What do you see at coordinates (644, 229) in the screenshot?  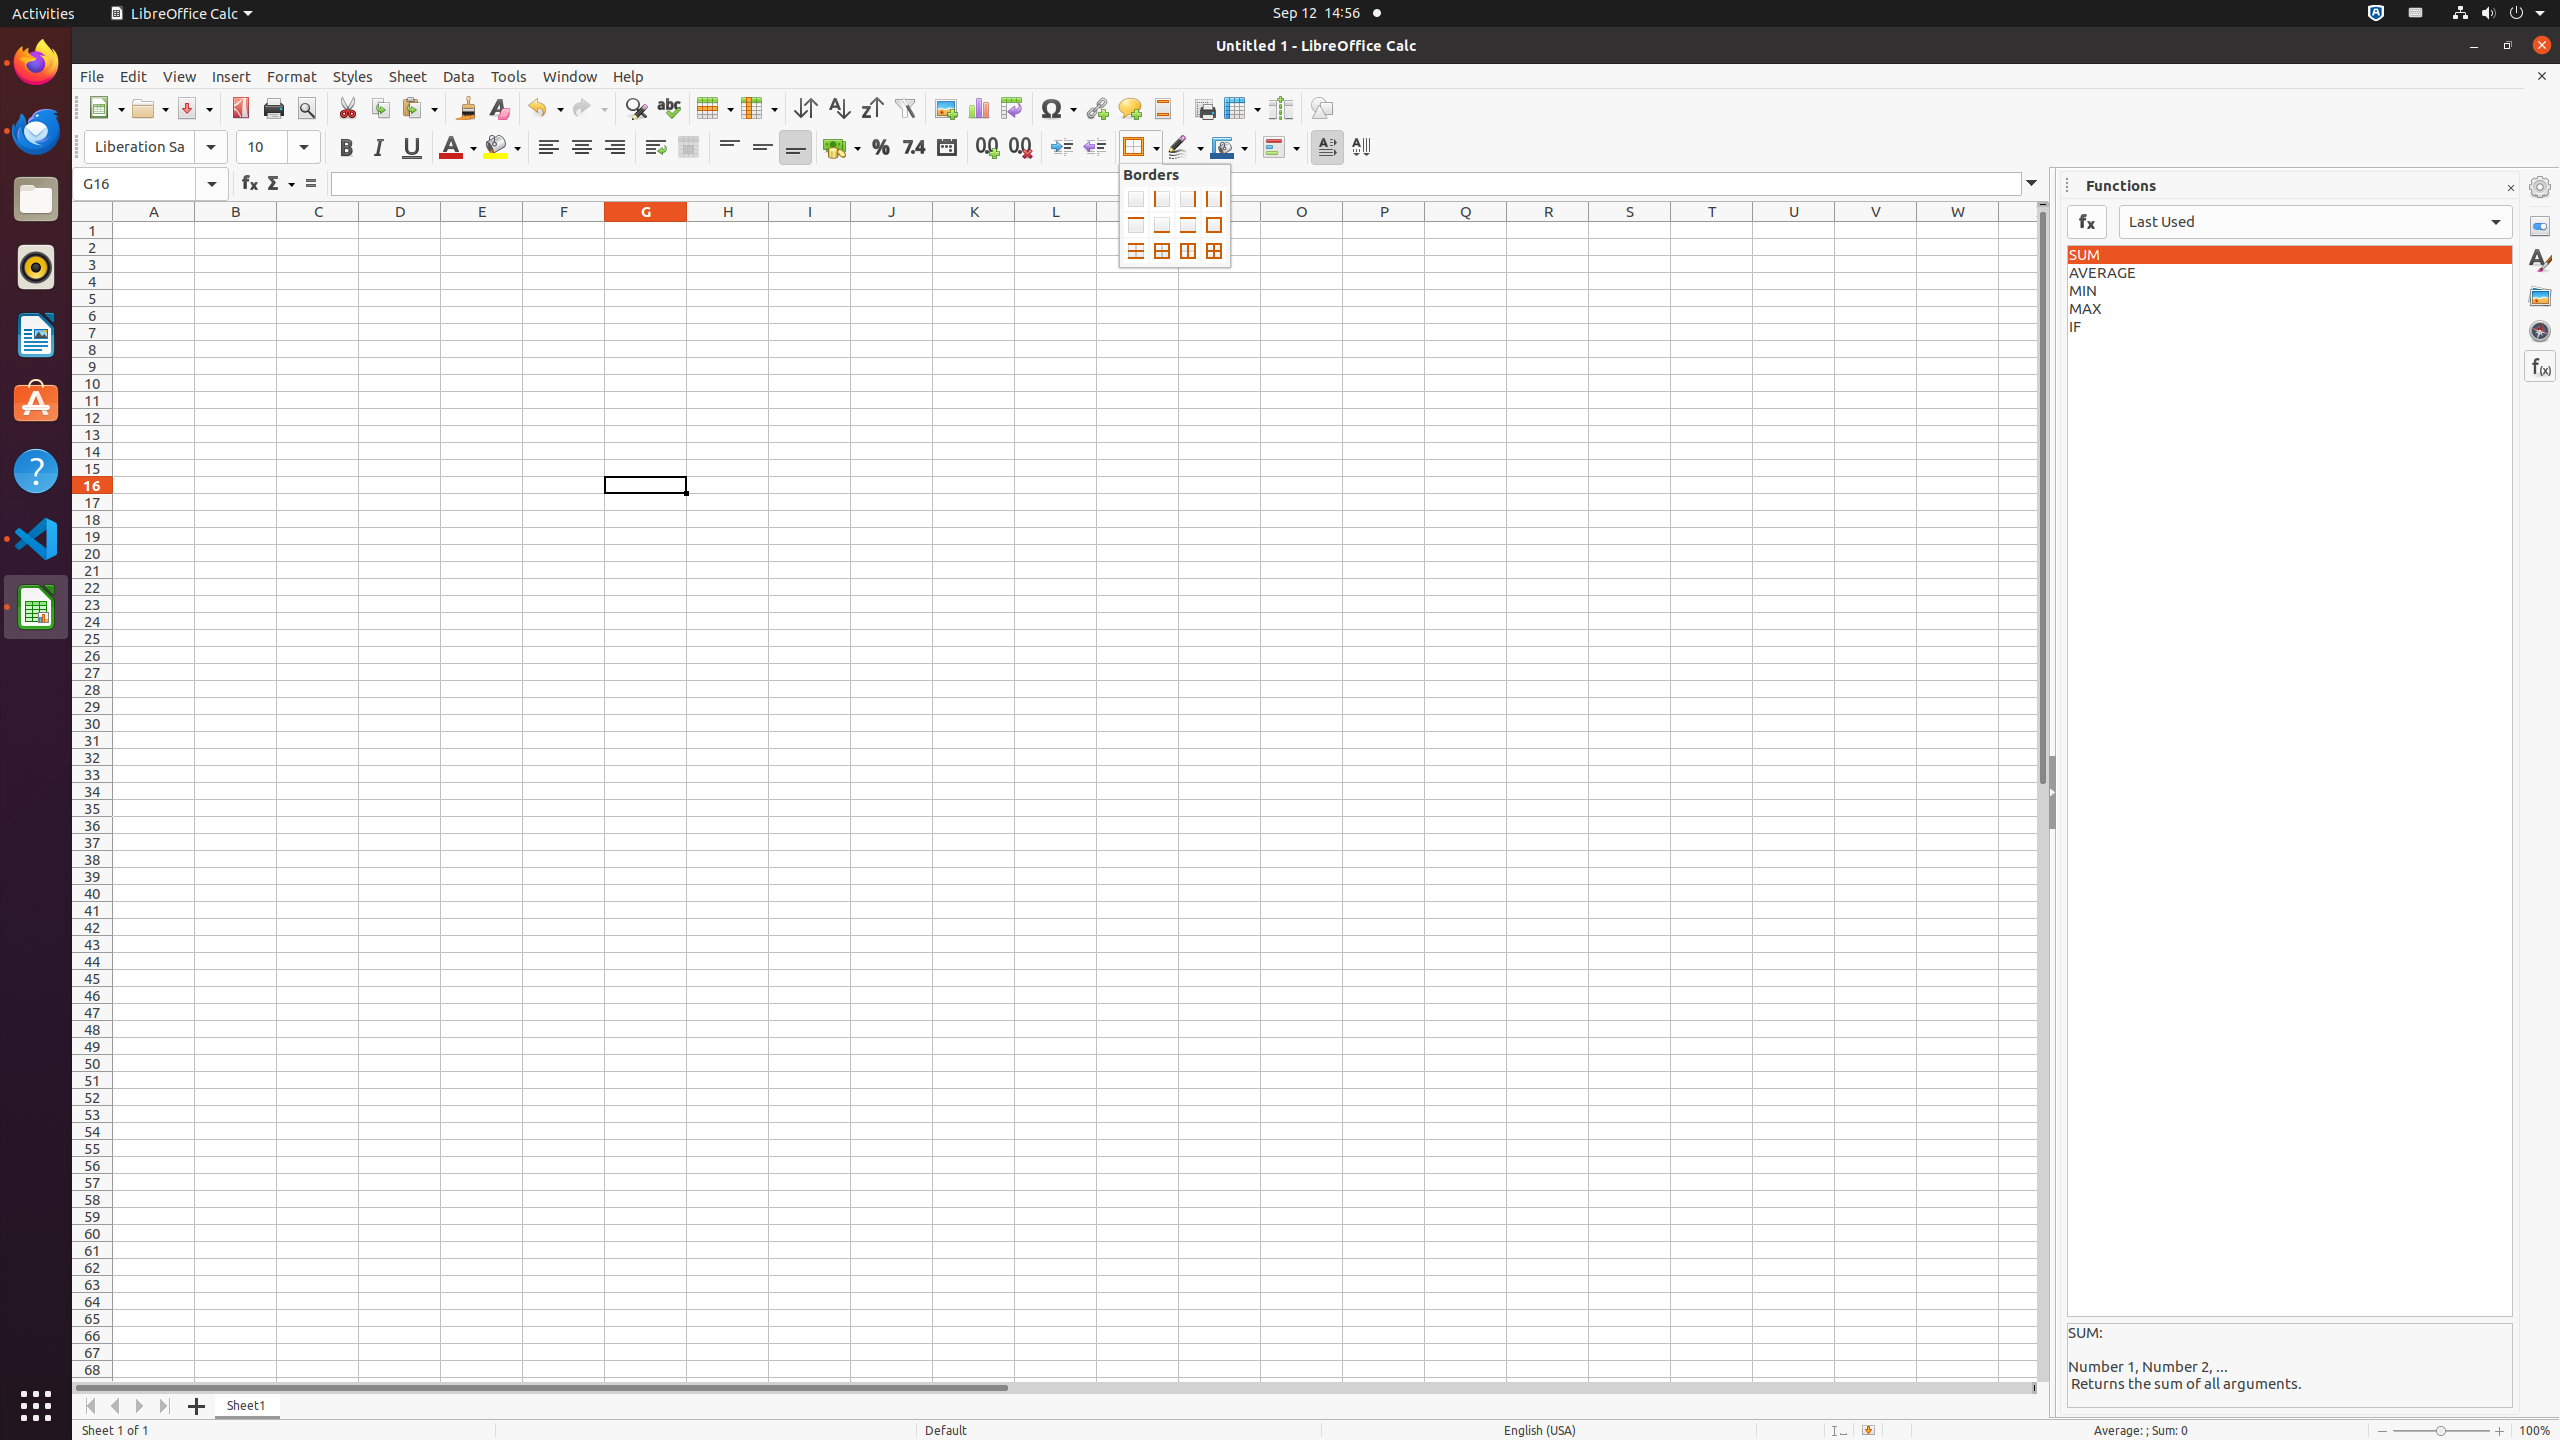 I see `'G1'` at bounding box center [644, 229].